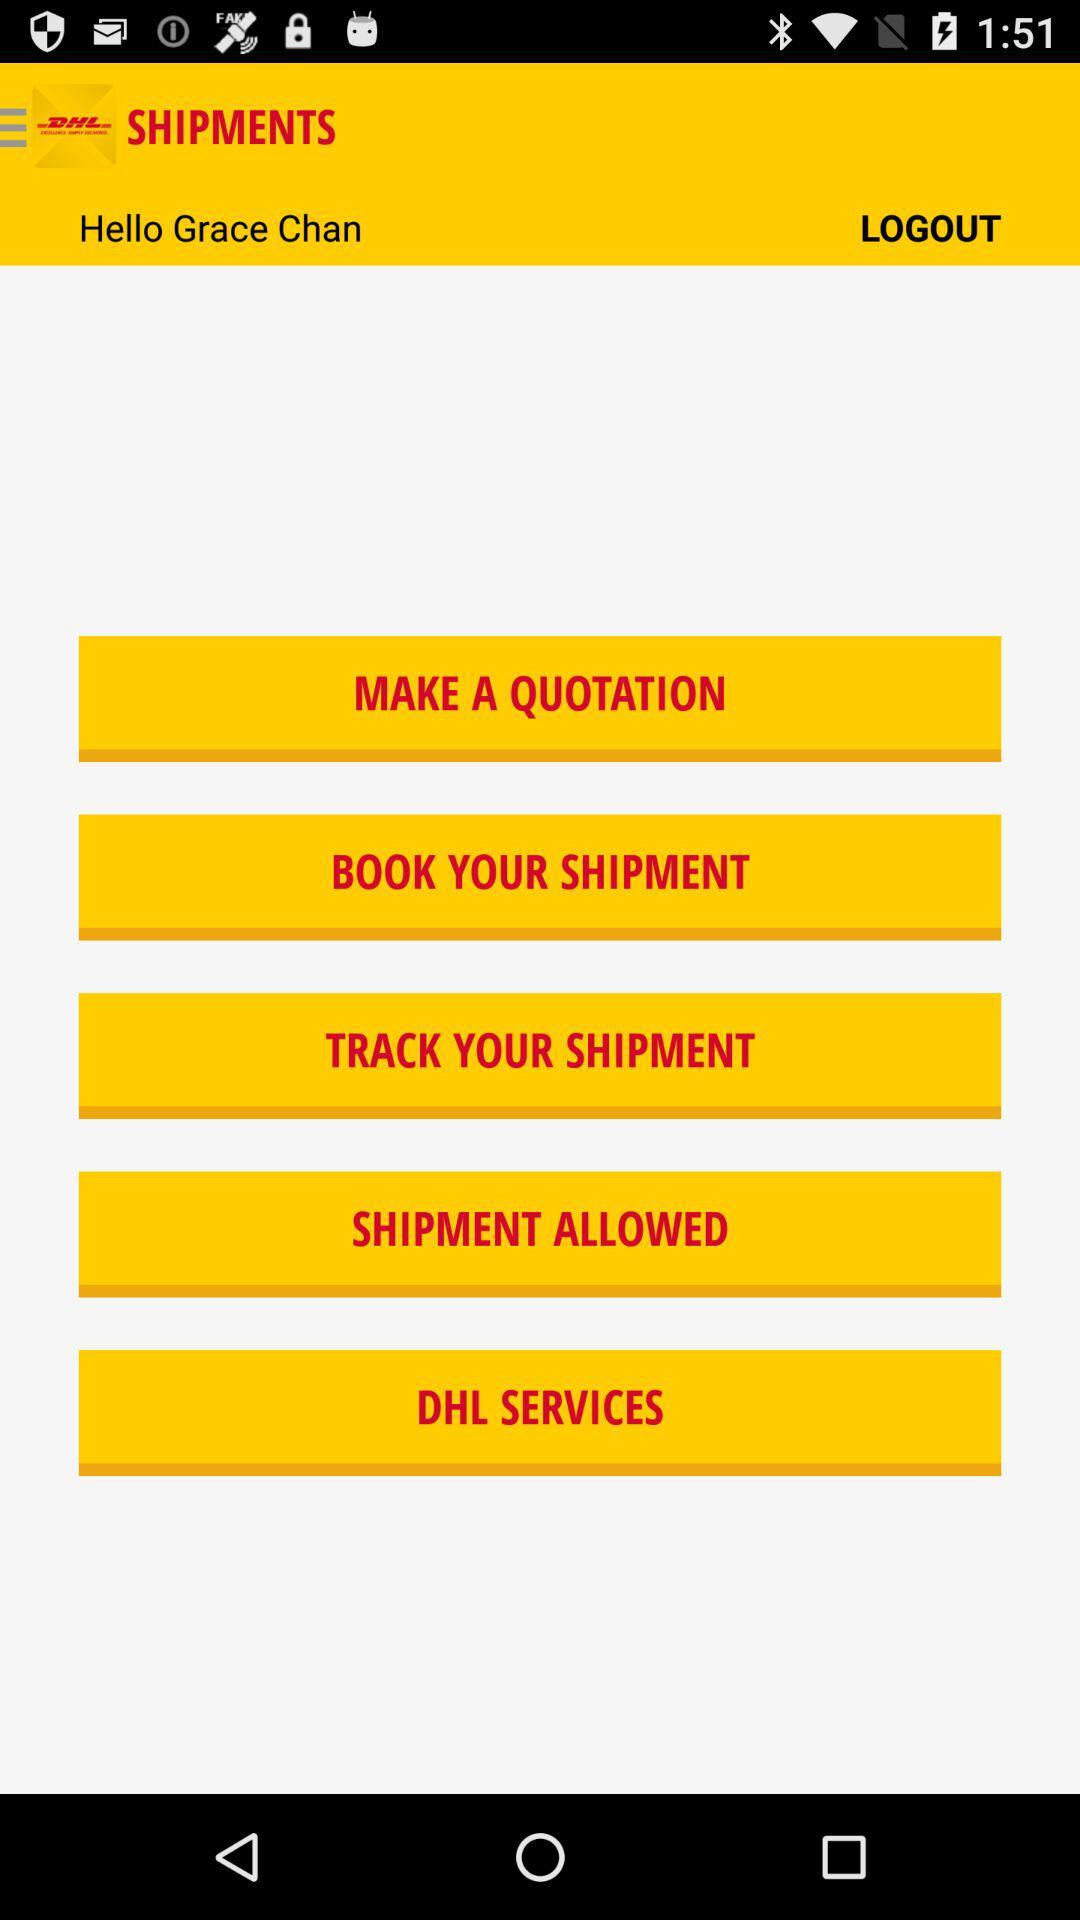  What do you see at coordinates (540, 1411) in the screenshot?
I see `the dhl services button` at bounding box center [540, 1411].